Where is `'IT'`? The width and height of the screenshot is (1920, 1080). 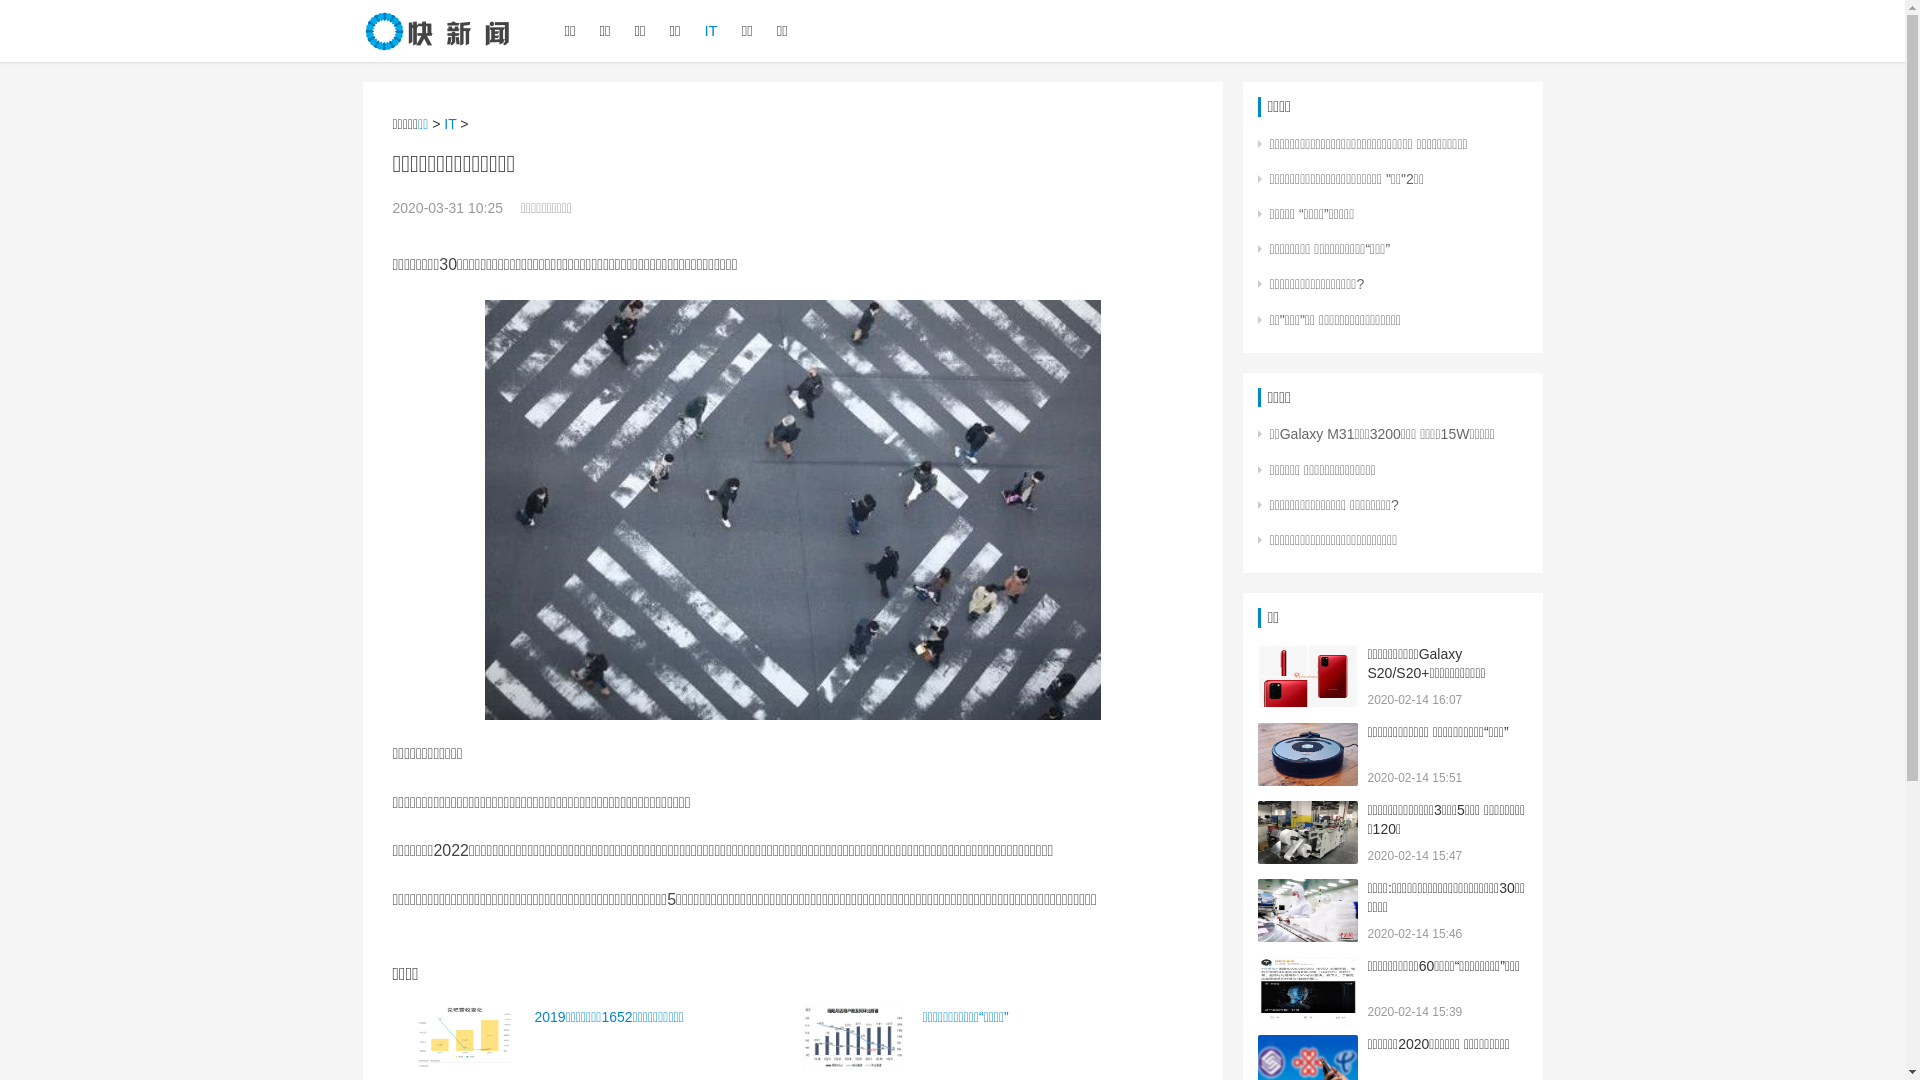
'IT' is located at coordinates (449, 123).